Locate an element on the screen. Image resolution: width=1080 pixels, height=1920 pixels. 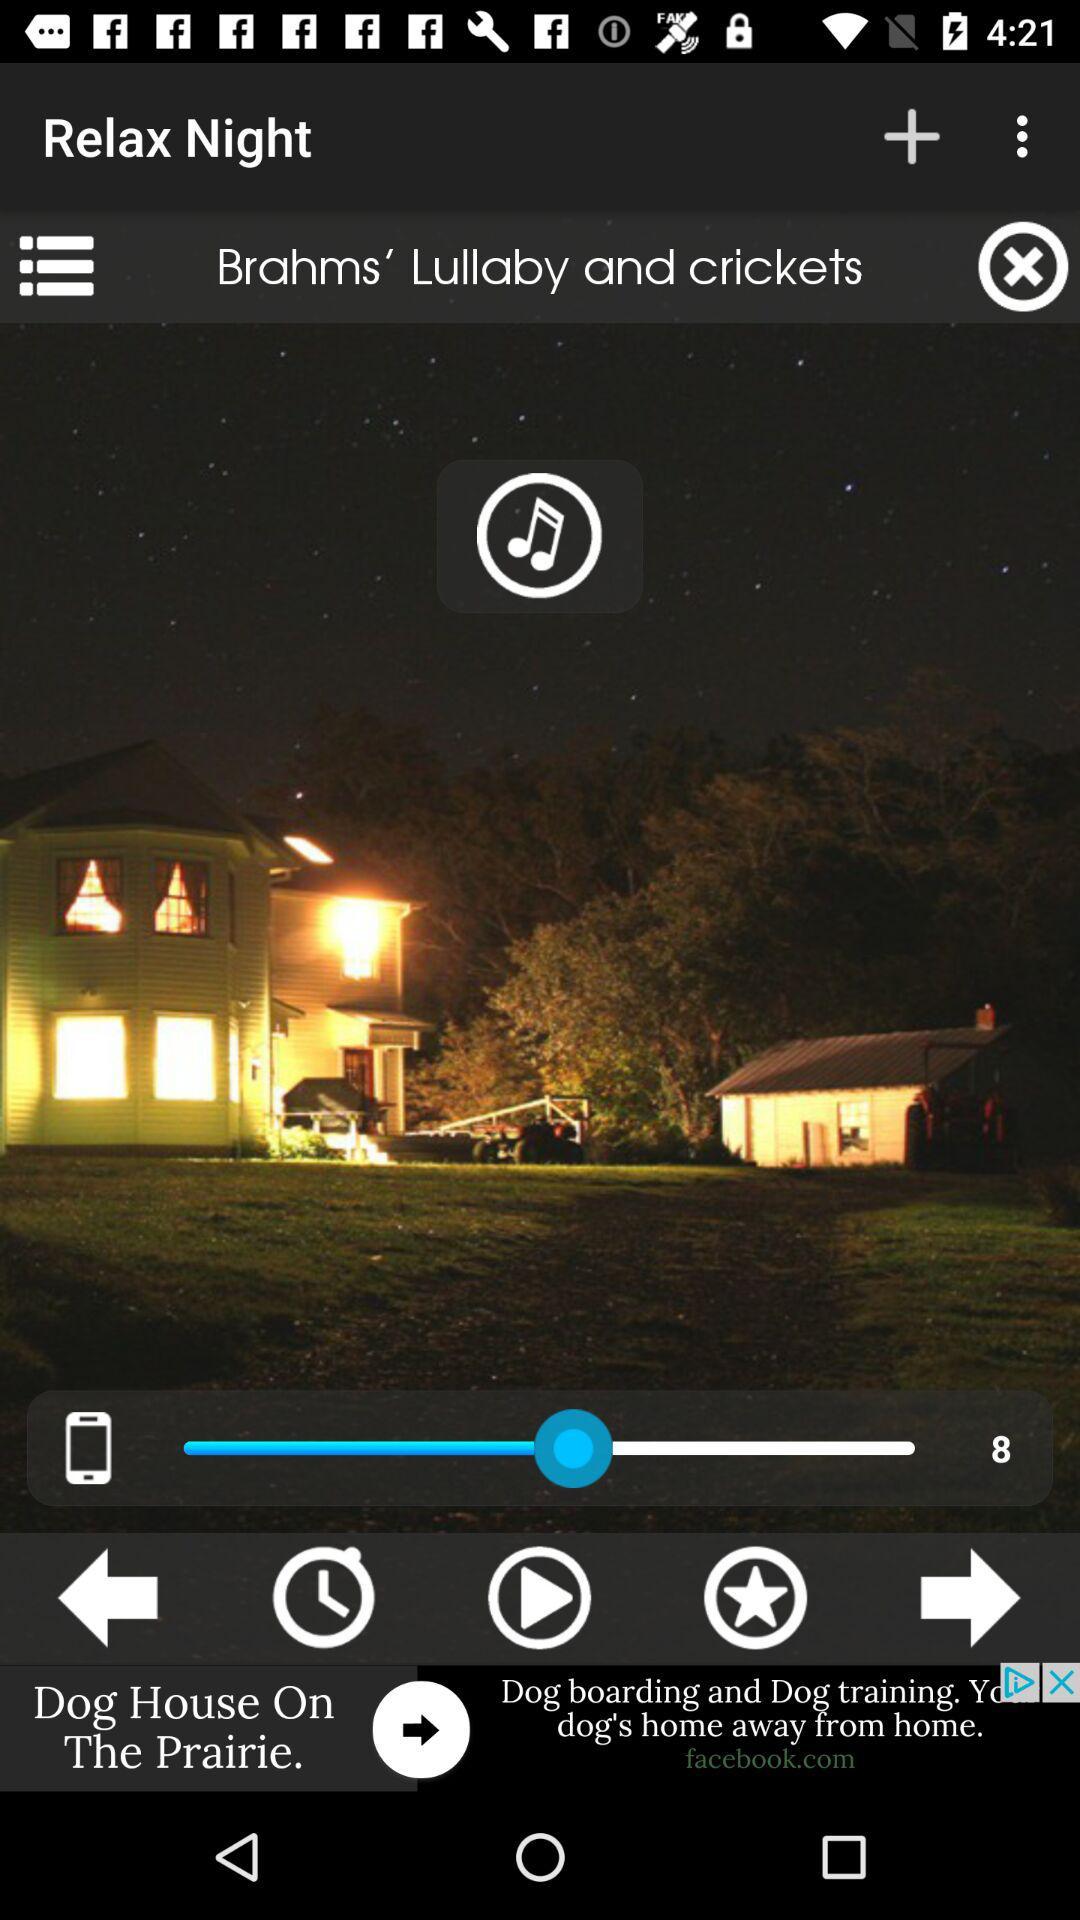
the app to the left of the brahms lullaby and item is located at coordinates (55, 265).